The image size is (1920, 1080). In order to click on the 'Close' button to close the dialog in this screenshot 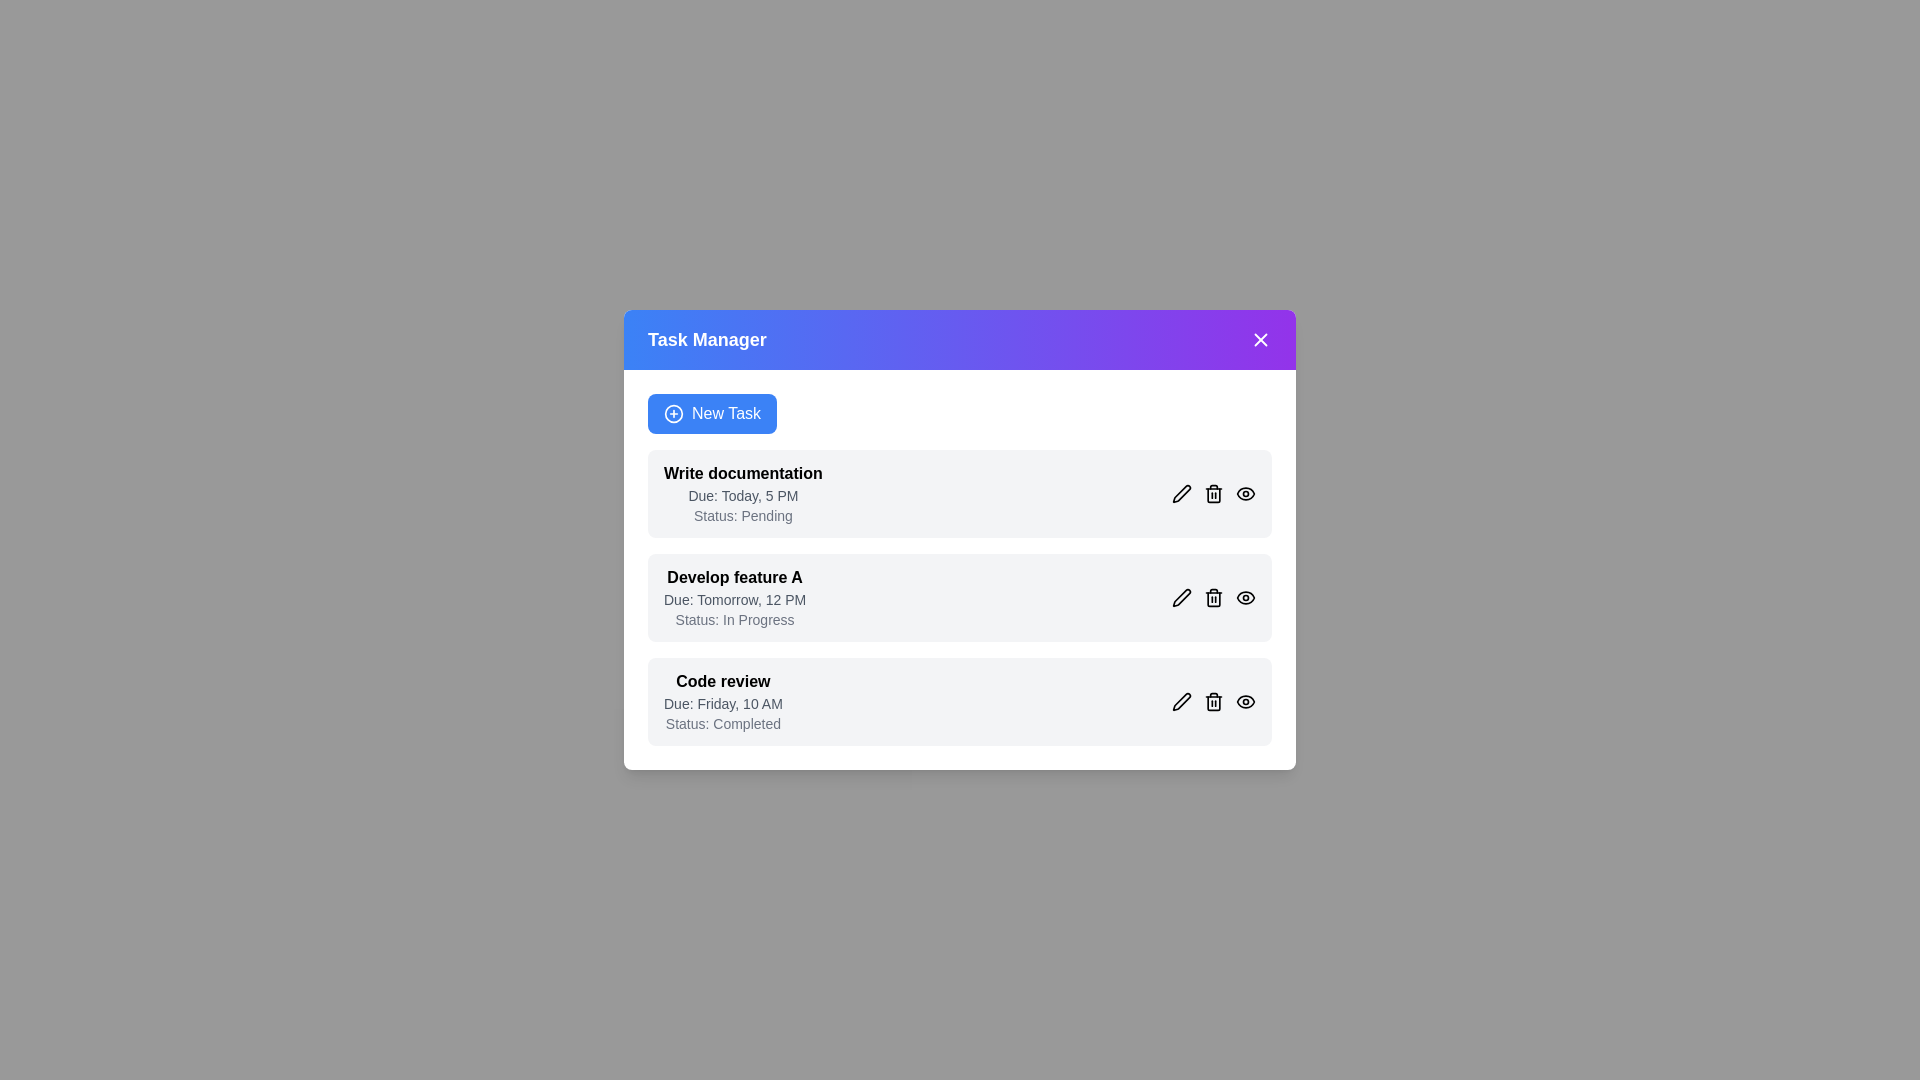, I will do `click(1260, 338)`.